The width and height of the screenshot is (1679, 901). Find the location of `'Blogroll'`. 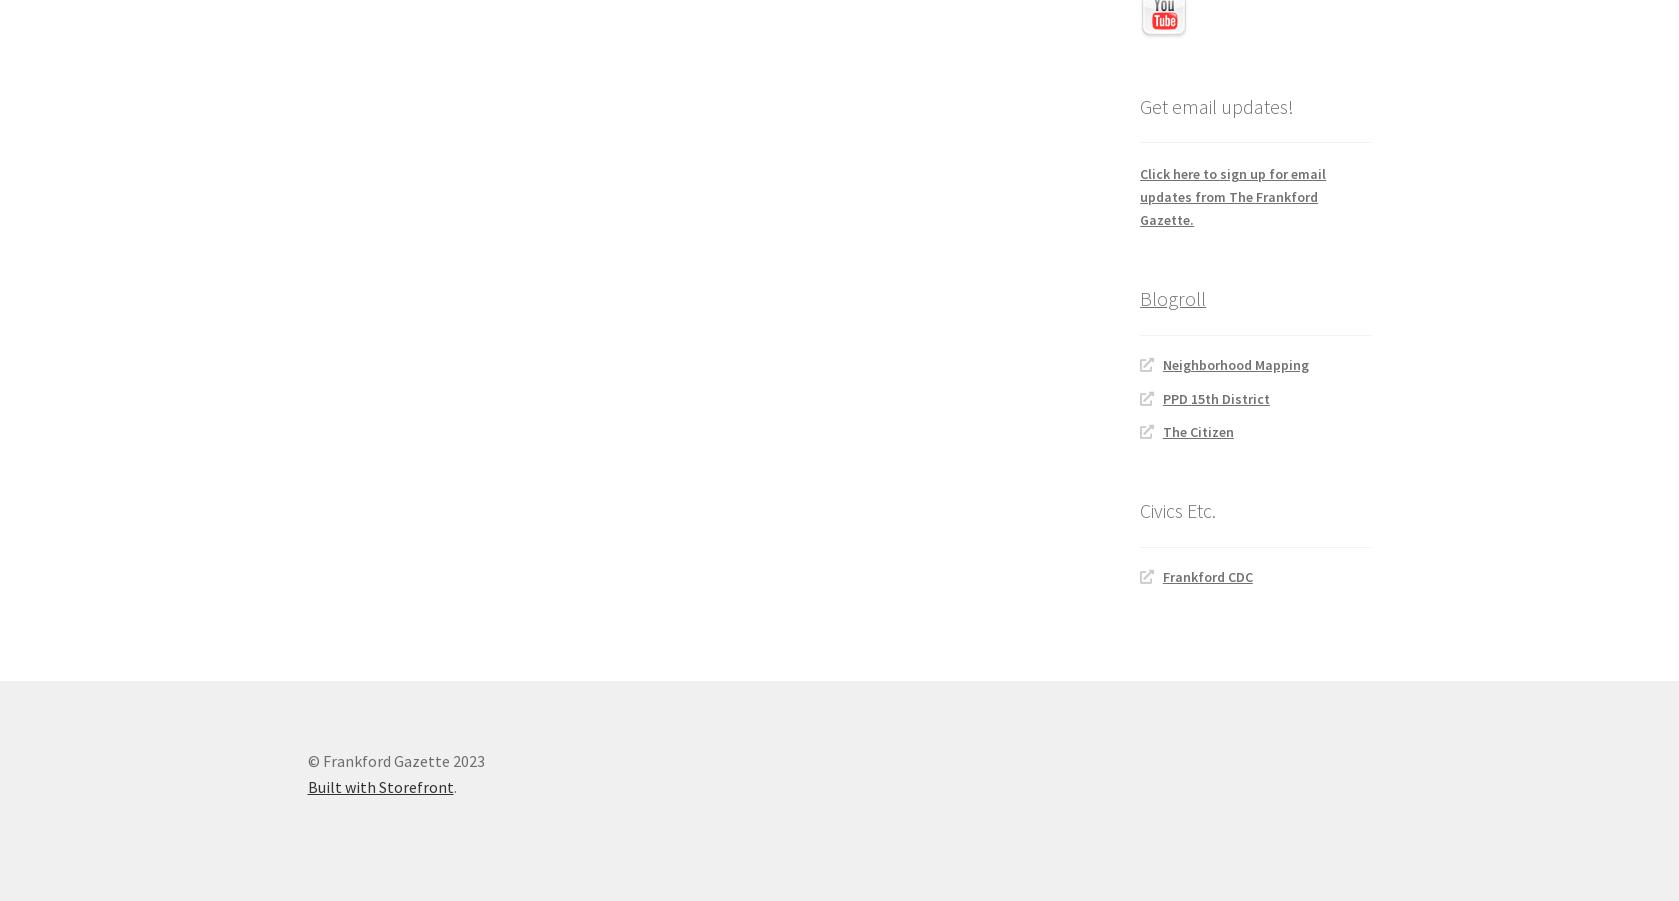

'Blogroll' is located at coordinates (1171, 298).